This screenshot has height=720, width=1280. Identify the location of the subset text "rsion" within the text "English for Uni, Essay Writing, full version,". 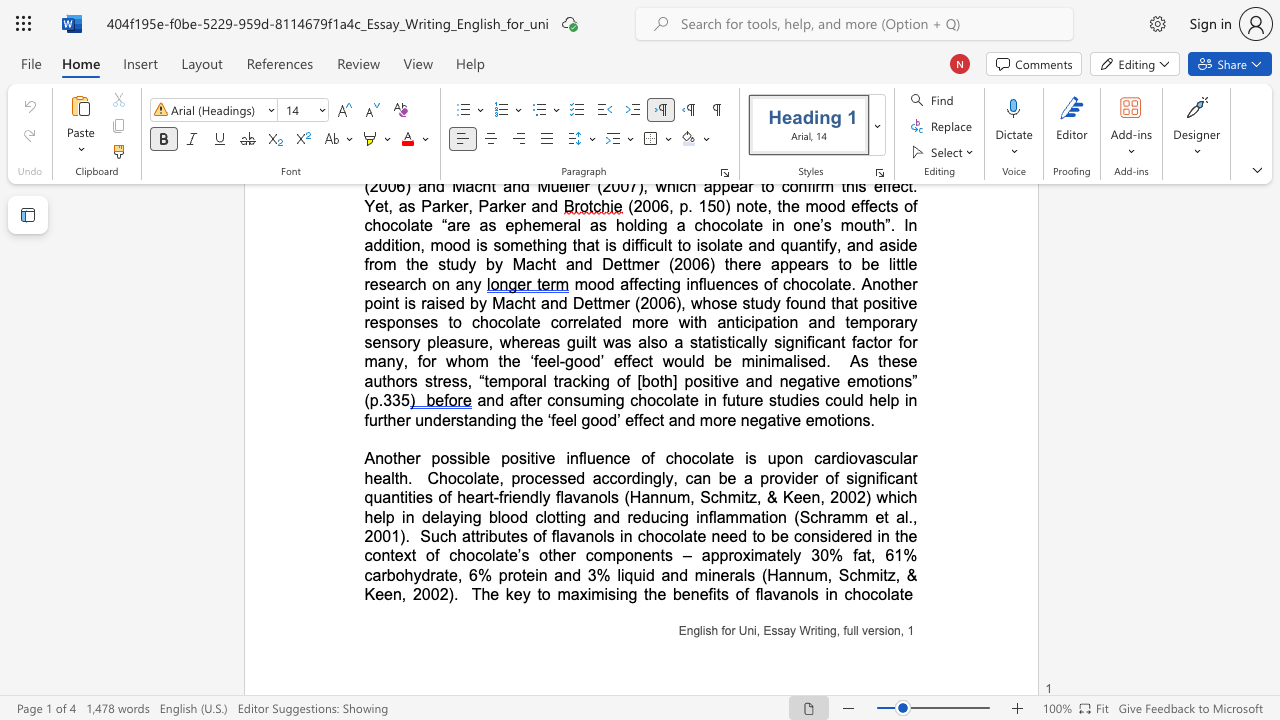
(874, 631).